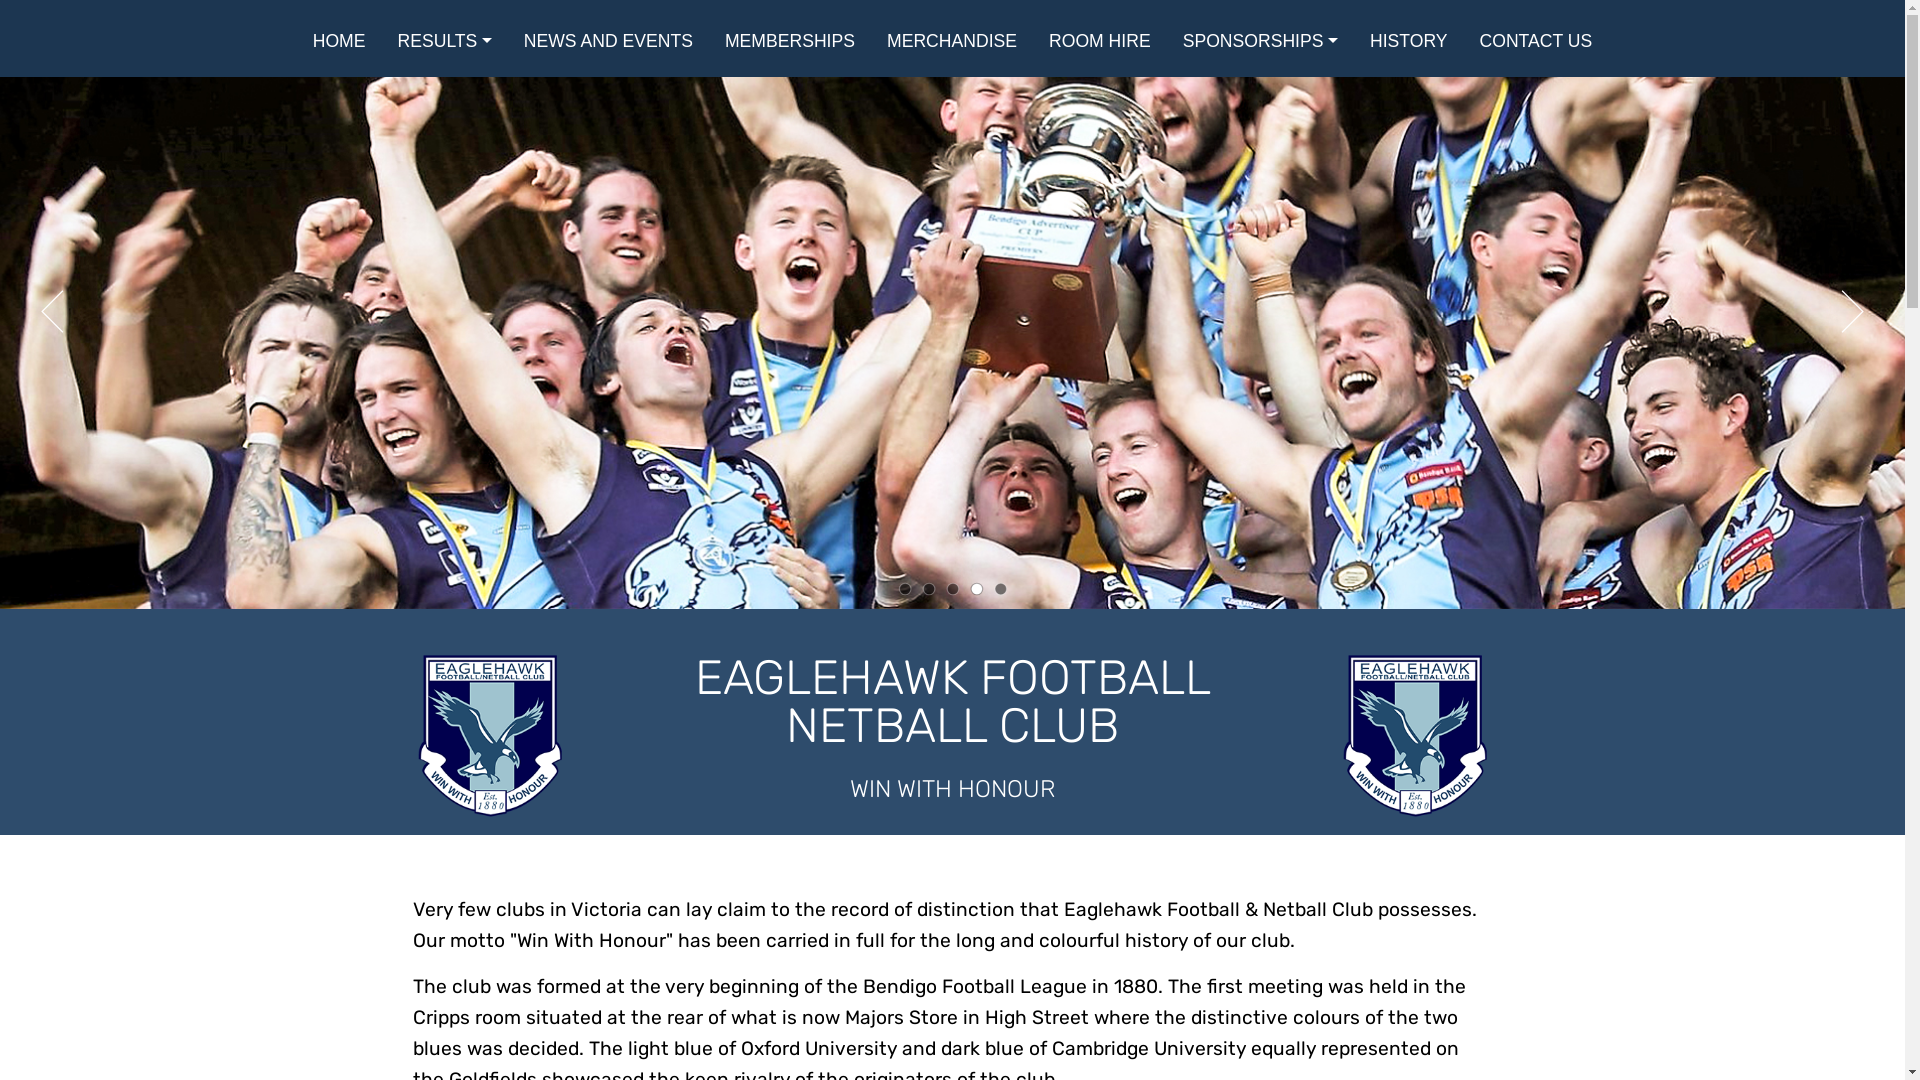 The width and height of the screenshot is (1920, 1080). What do you see at coordinates (1032, 41) in the screenshot?
I see `'ROOM HIRE'` at bounding box center [1032, 41].